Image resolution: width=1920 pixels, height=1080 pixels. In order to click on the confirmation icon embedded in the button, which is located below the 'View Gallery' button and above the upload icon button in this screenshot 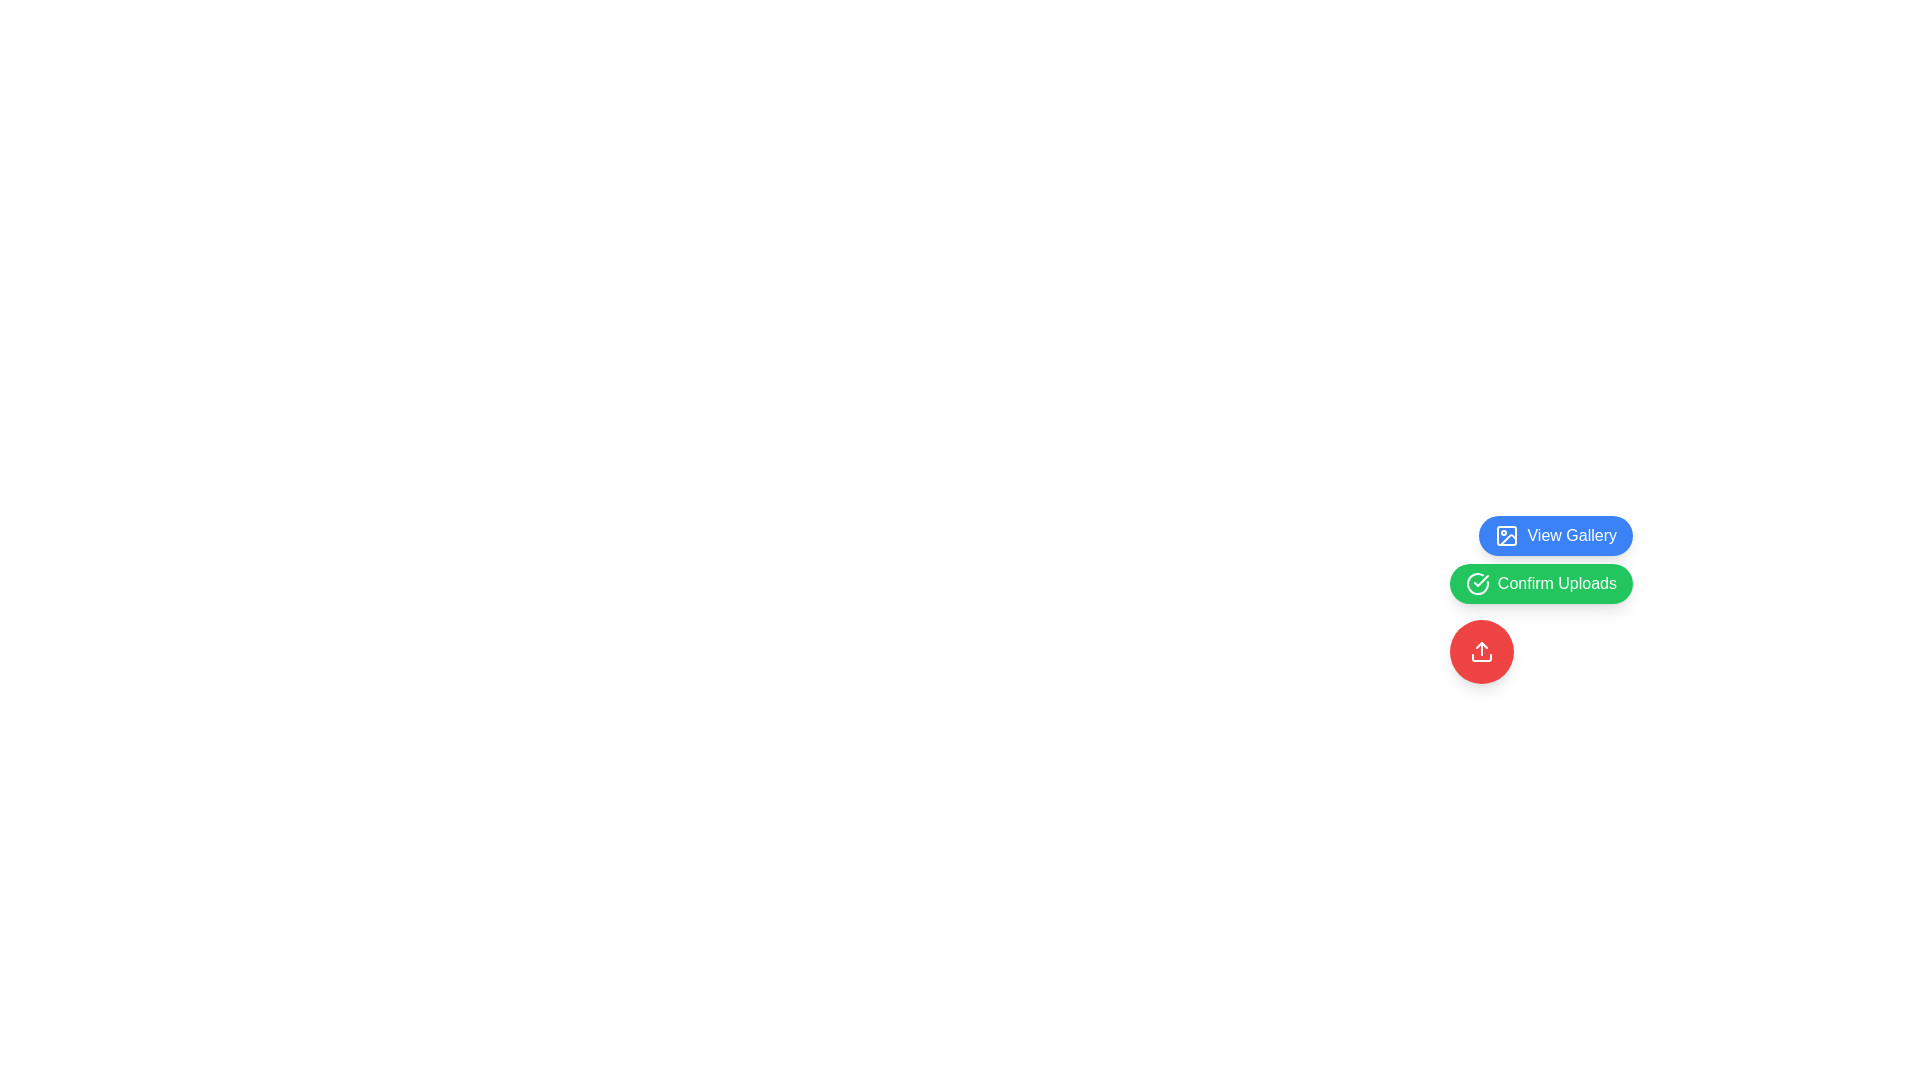, I will do `click(1481, 581)`.